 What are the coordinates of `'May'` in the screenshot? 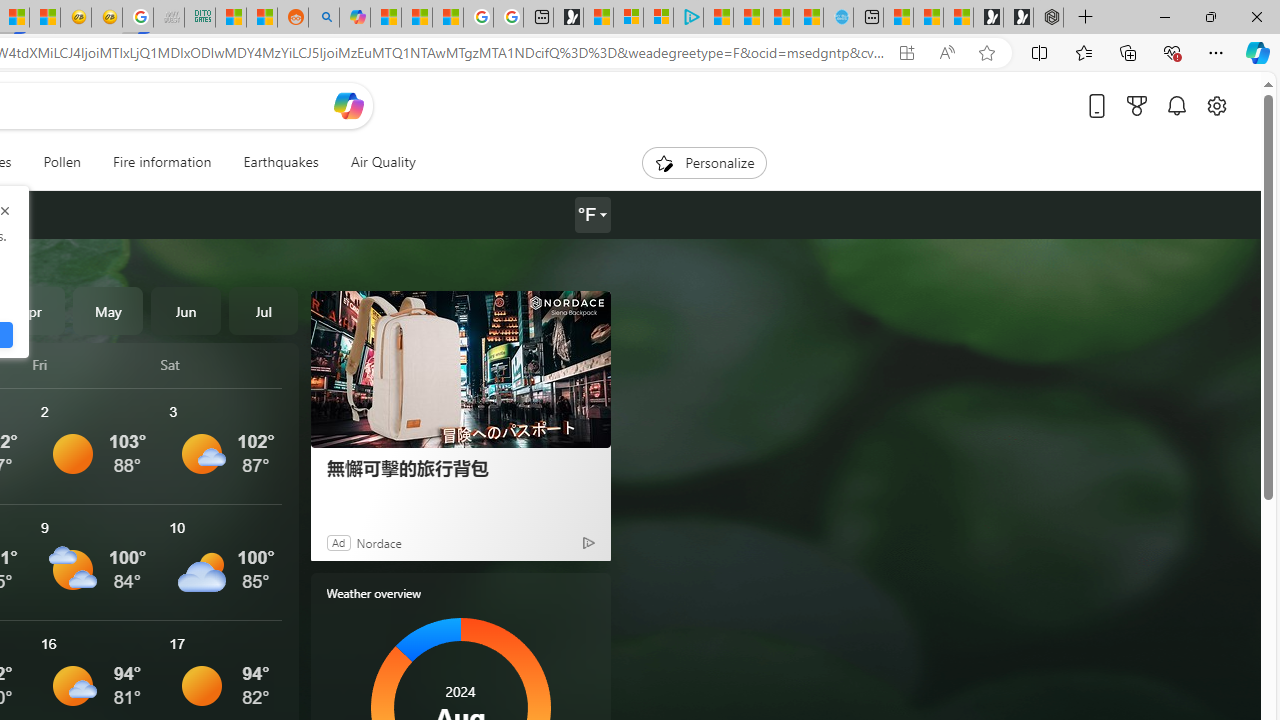 It's located at (107, 311).